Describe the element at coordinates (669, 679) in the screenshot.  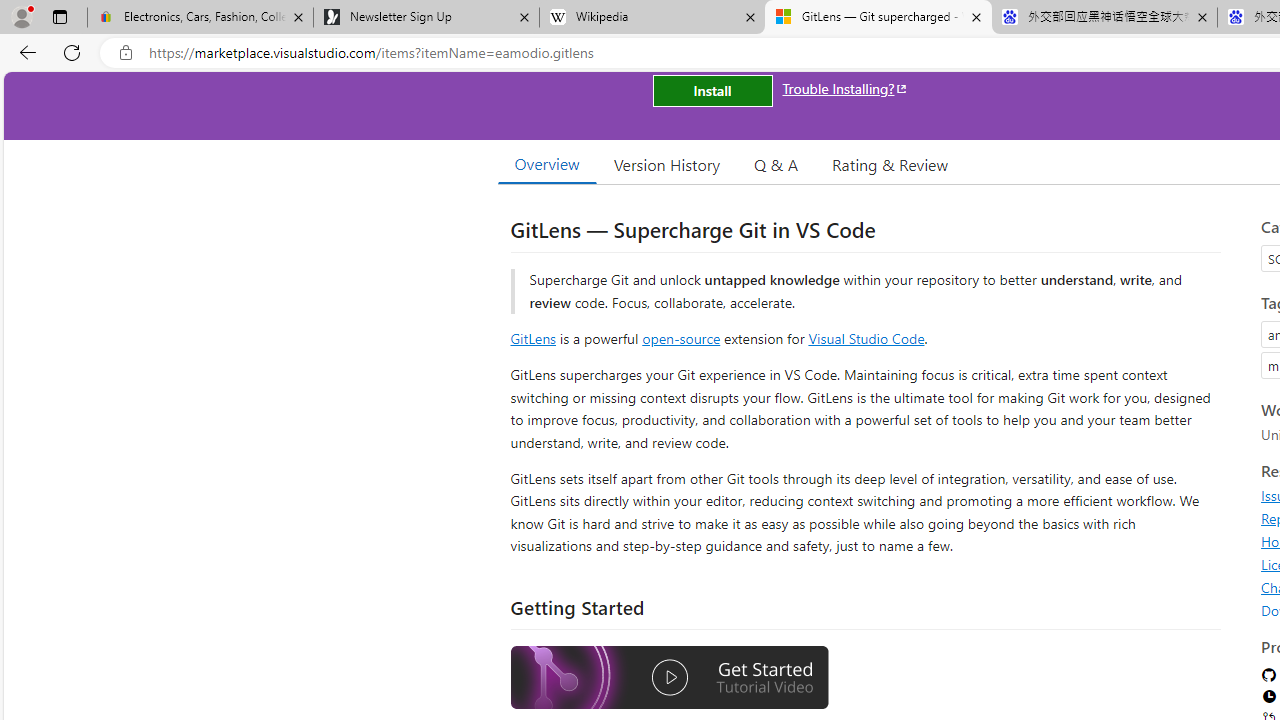
I see `'Watch the GitLens Getting Started video'` at that location.